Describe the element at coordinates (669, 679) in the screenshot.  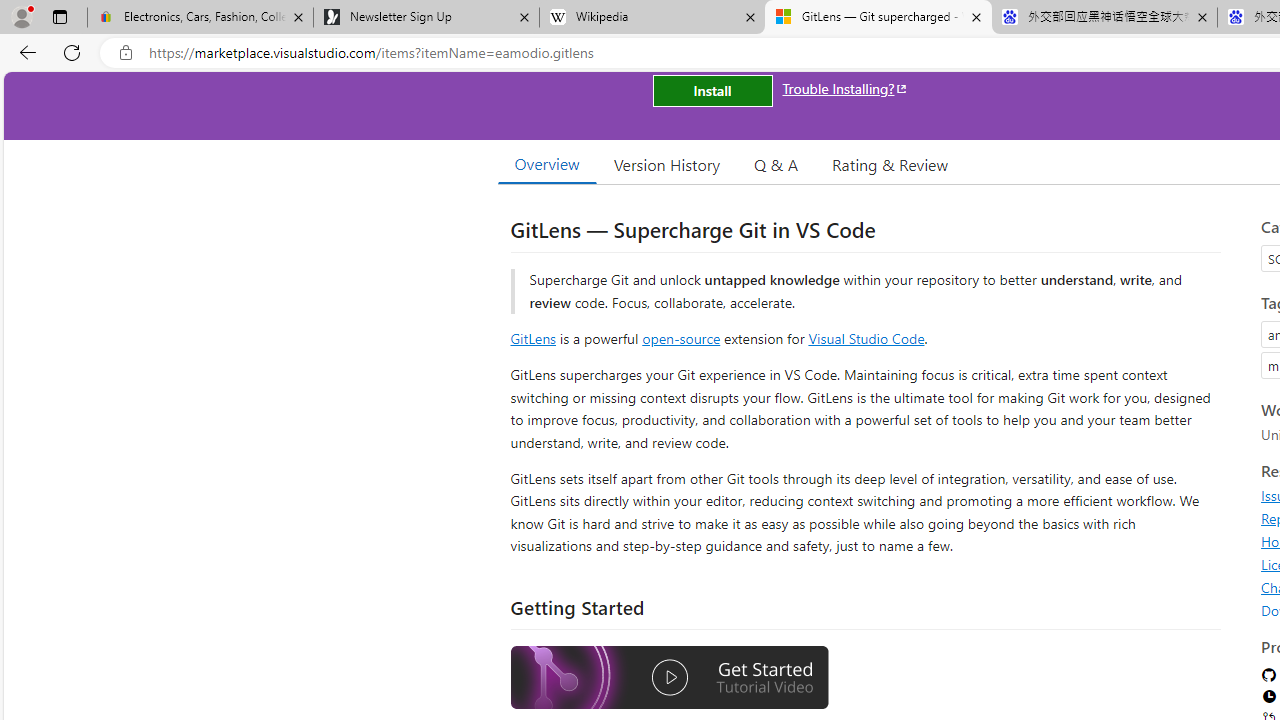
I see `'Watch the GitLens Getting Started video'` at that location.